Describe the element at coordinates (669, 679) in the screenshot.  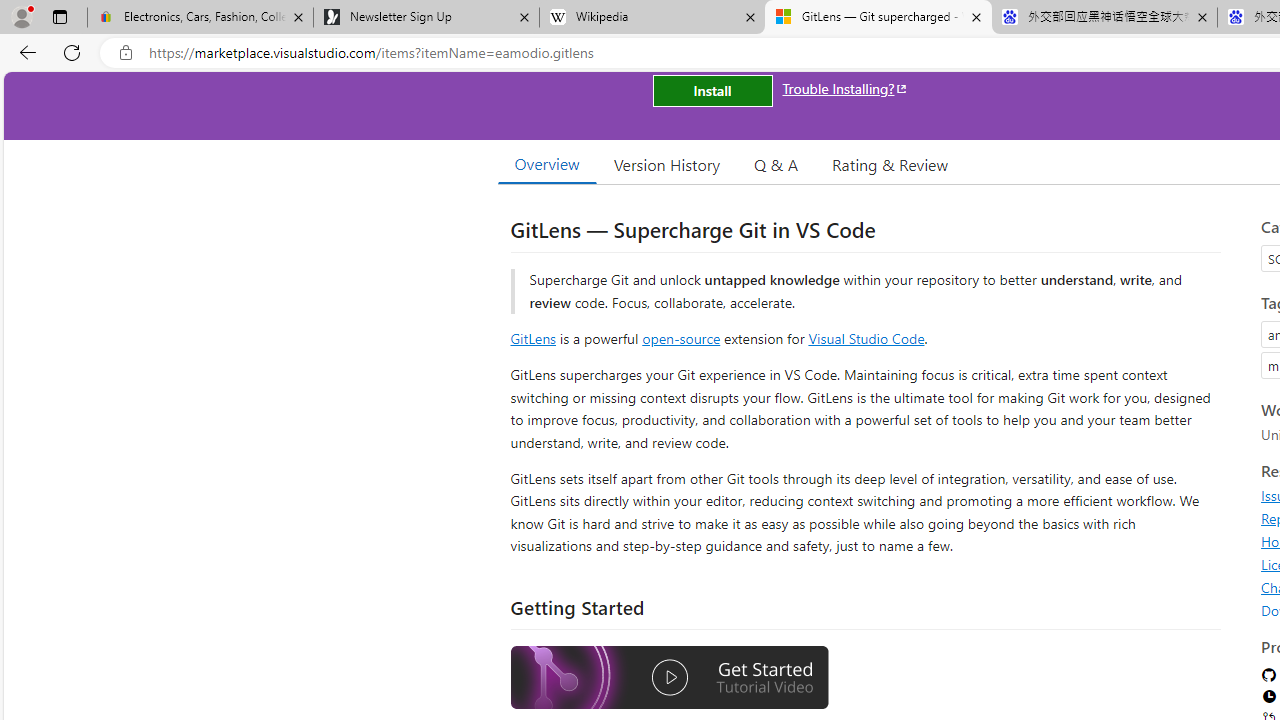
I see `'Watch the GitLens Getting Started video'` at that location.